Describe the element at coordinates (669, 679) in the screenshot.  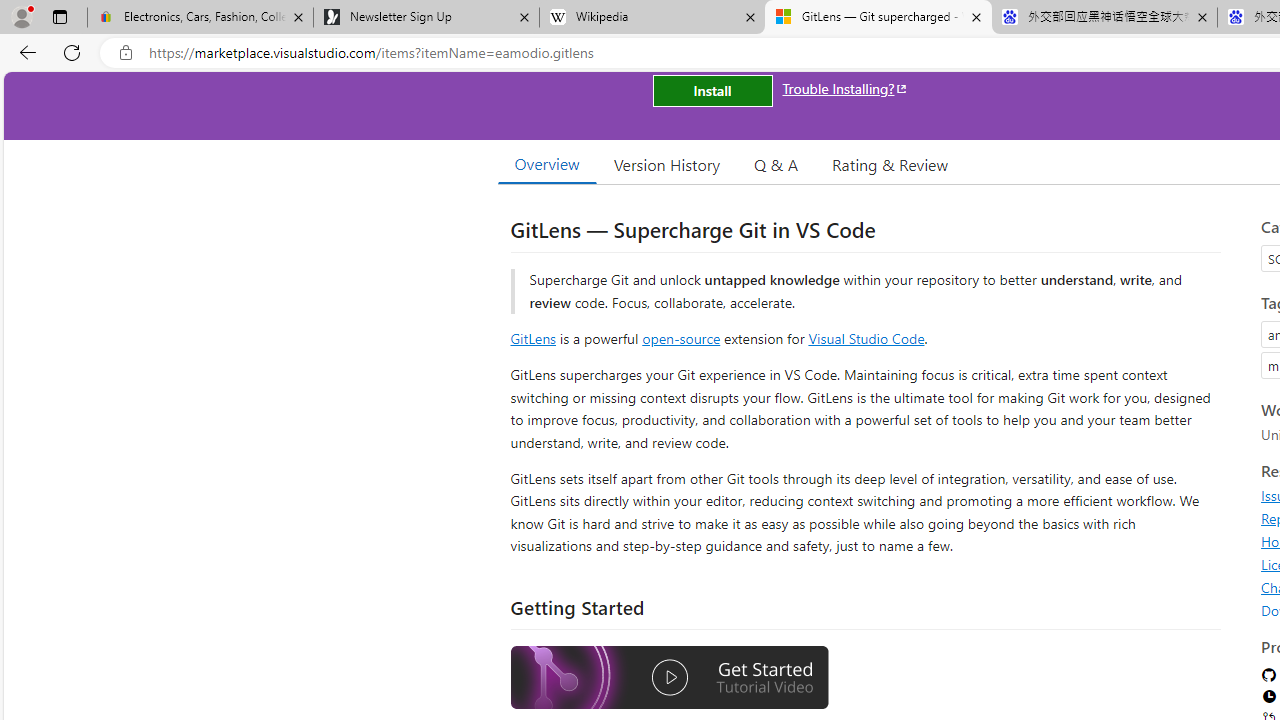
I see `'Watch the GitLens Getting Started video'` at that location.